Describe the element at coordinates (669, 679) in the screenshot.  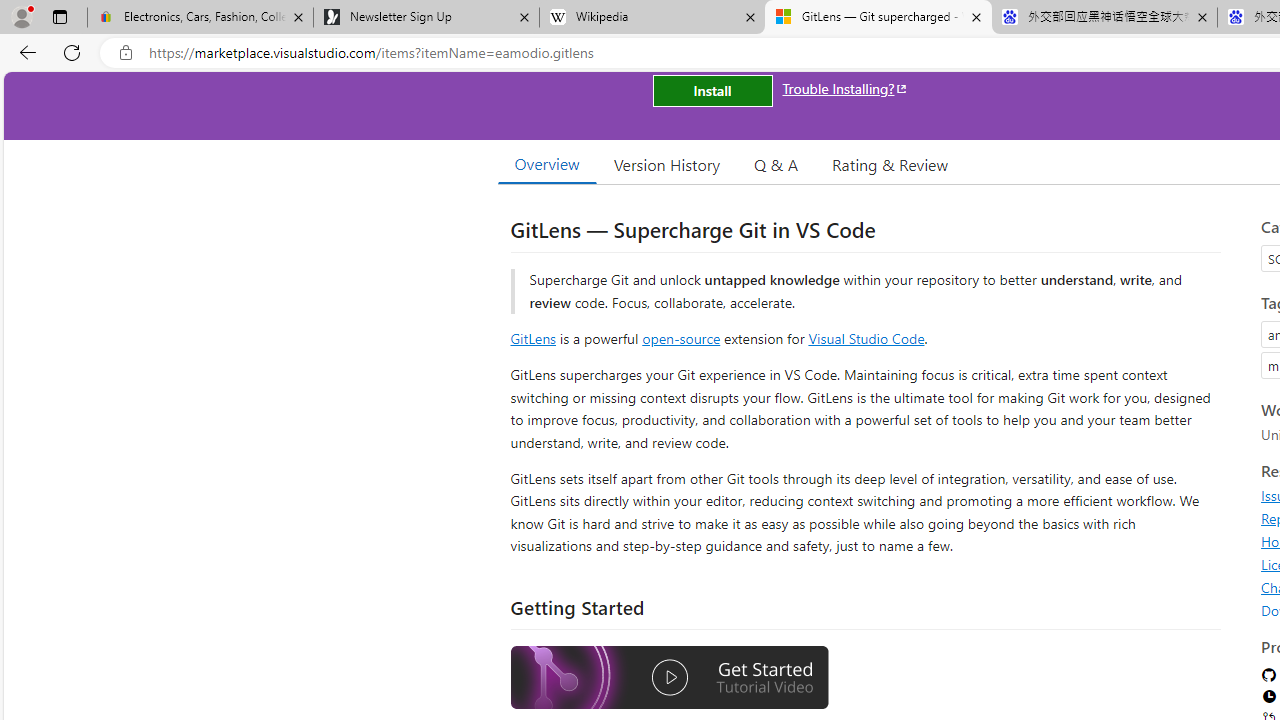
I see `'Watch the GitLens Getting Started video'` at that location.